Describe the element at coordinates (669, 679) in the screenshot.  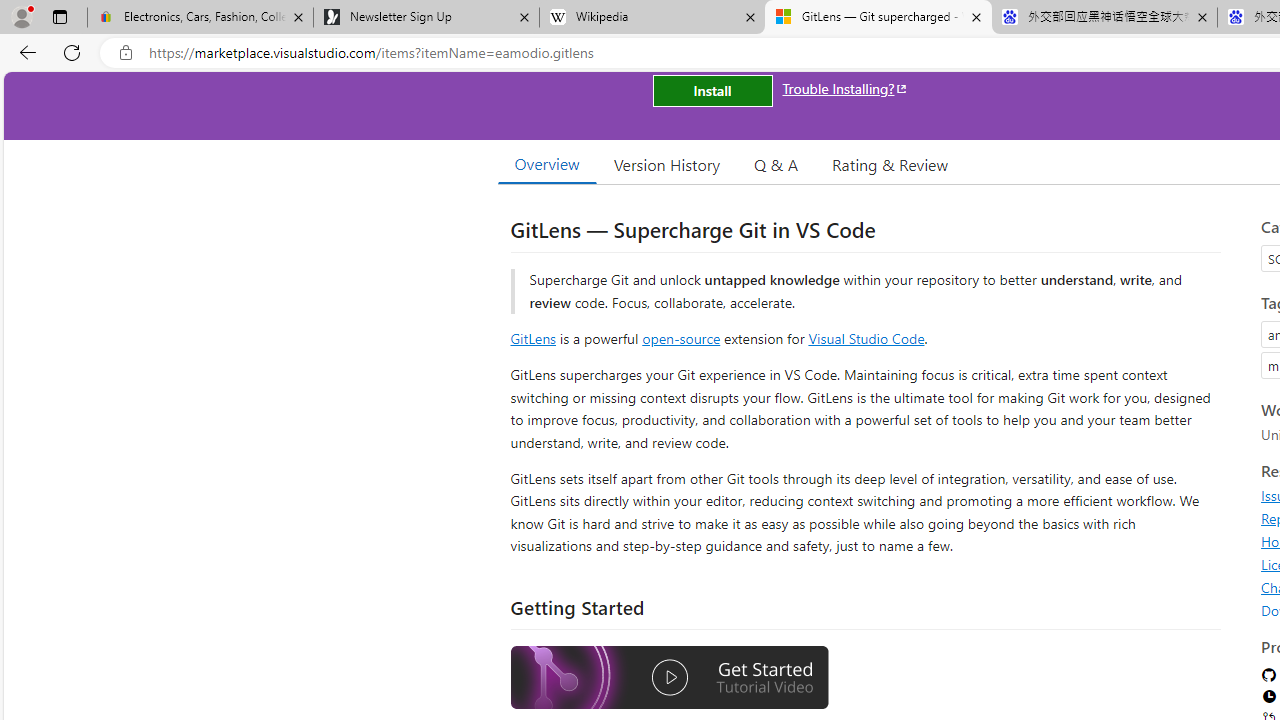
I see `'Watch the GitLens Getting Started video'` at that location.